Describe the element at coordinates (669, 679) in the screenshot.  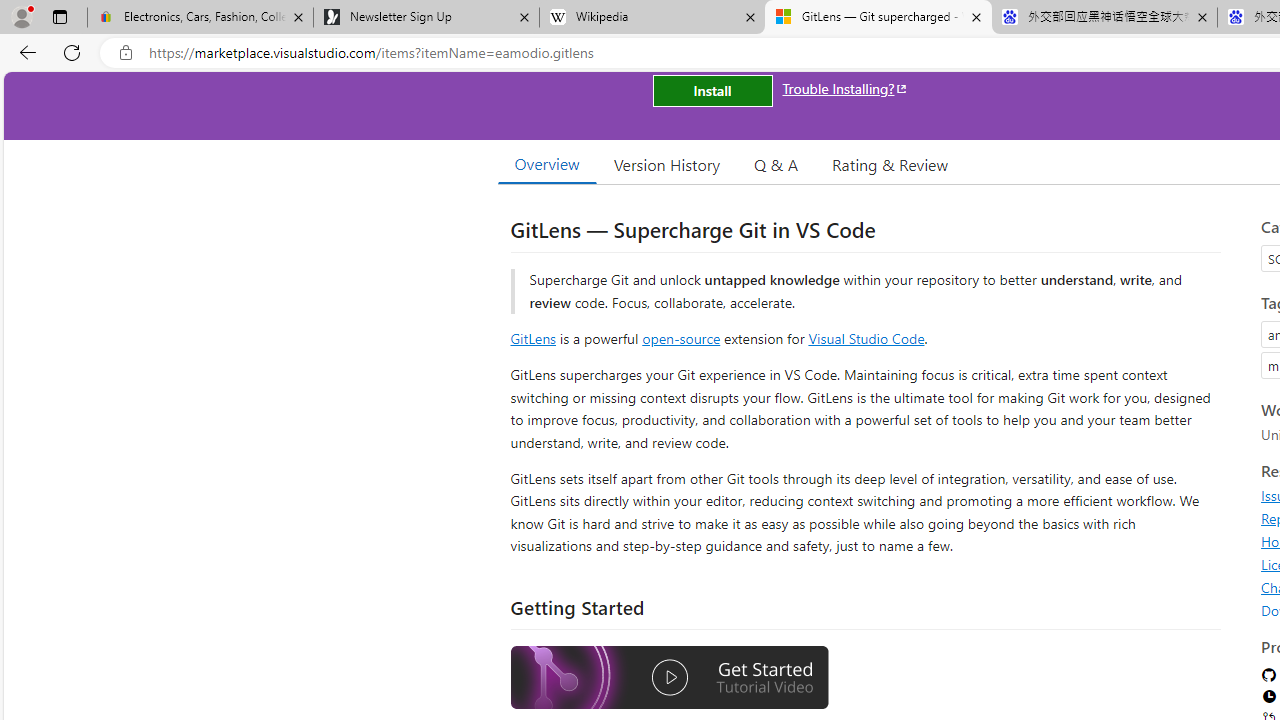
I see `'Watch the GitLens Getting Started video'` at that location.